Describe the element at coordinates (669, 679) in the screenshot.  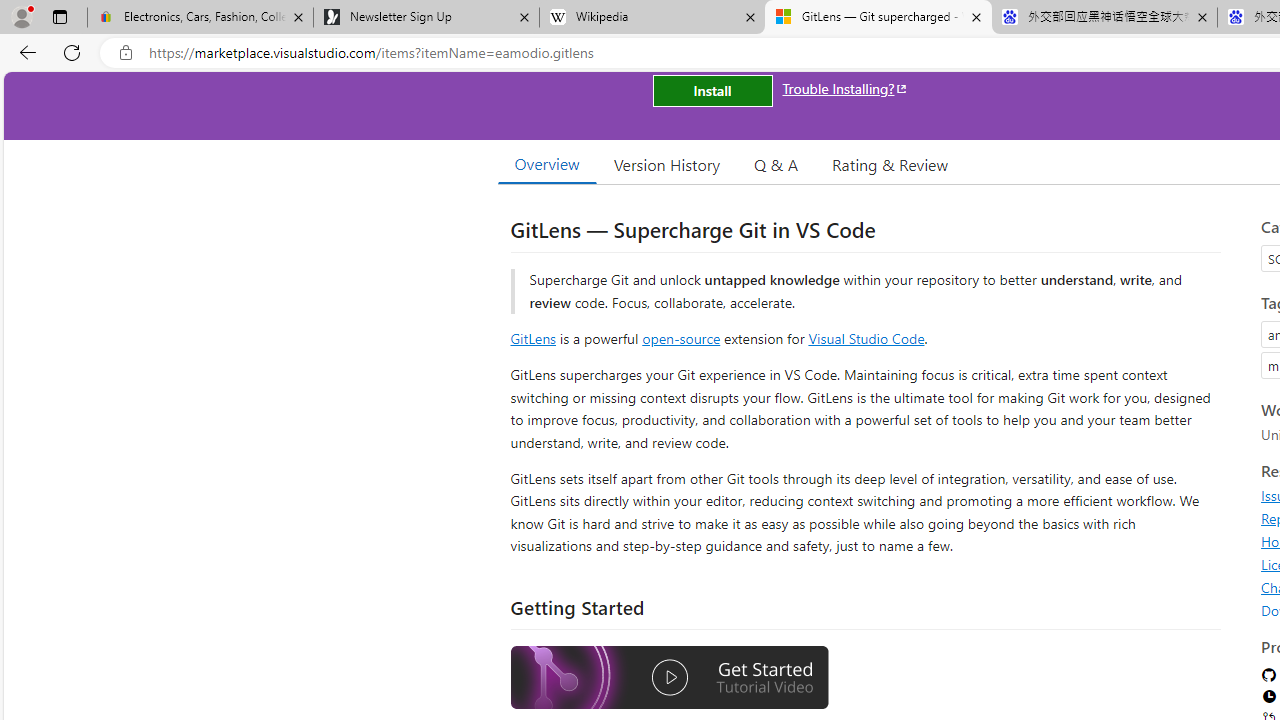
I see `'Watch the GitLens Getting Started video'` at that location.